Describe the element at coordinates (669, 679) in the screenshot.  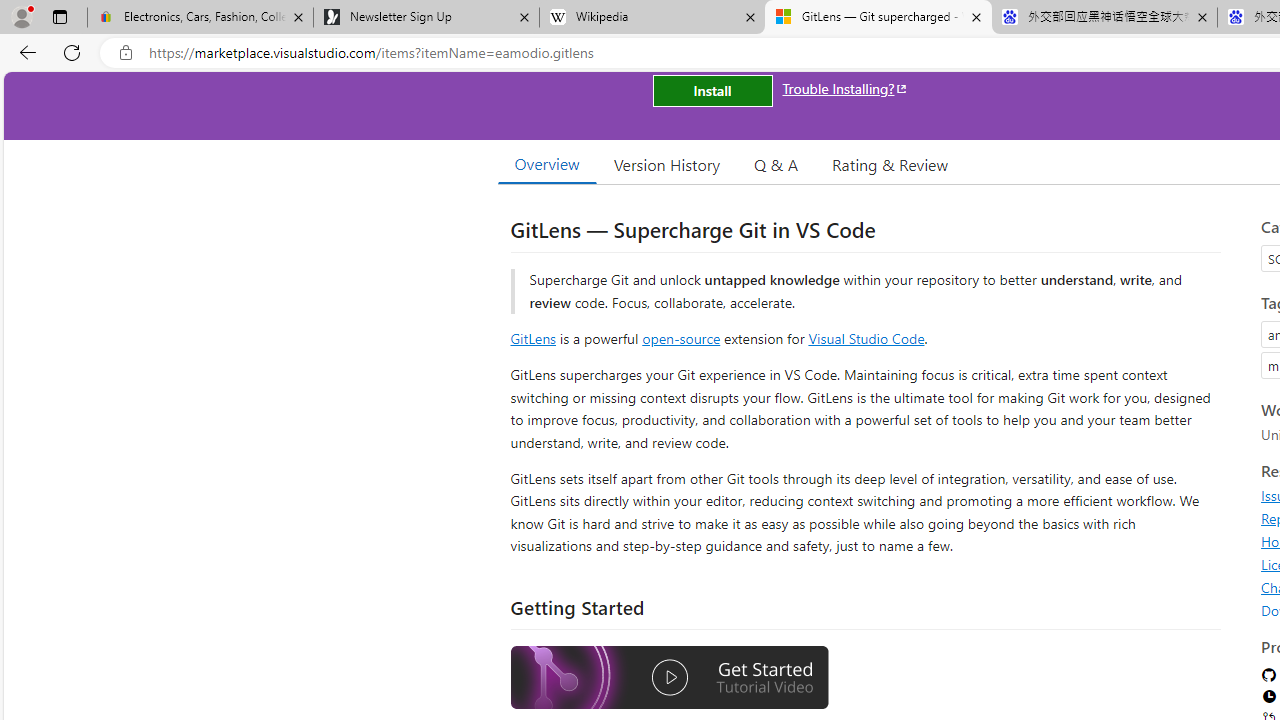
I see `'Watch the GitLens Getting Started video'` at that location.